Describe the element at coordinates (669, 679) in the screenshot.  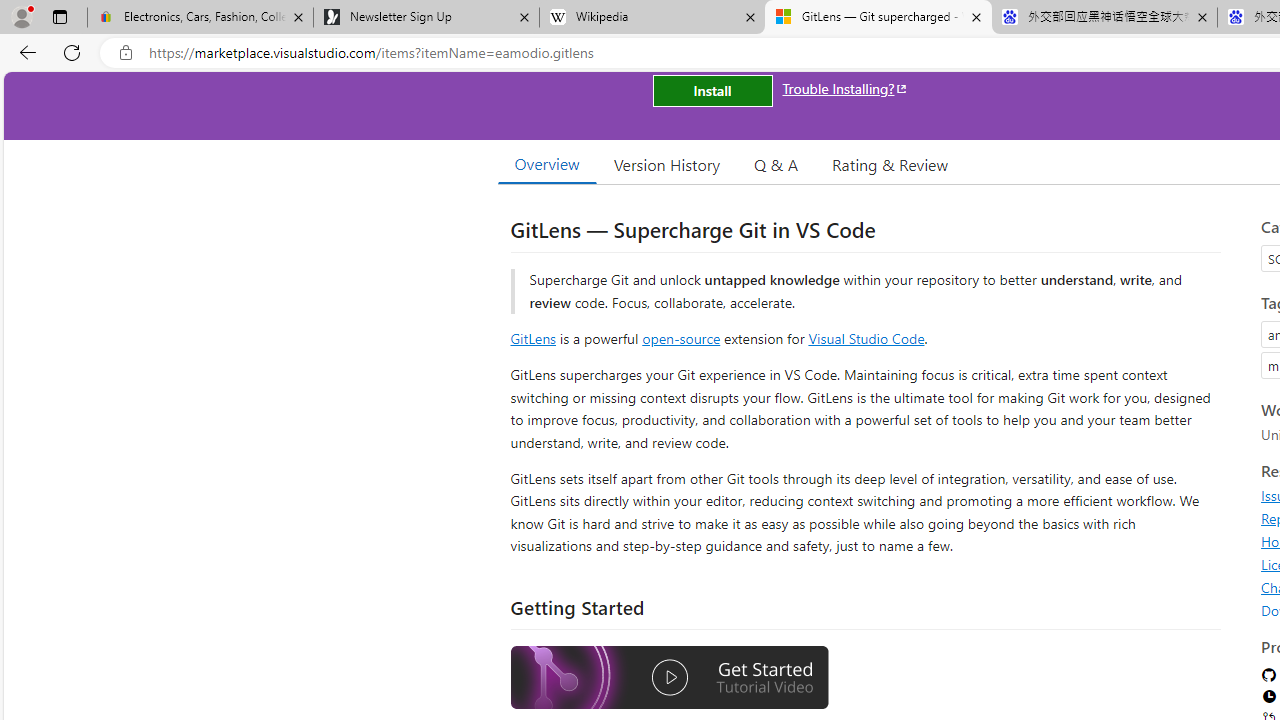
I see `'Watch the GitLens Getting Started video'` at that location.